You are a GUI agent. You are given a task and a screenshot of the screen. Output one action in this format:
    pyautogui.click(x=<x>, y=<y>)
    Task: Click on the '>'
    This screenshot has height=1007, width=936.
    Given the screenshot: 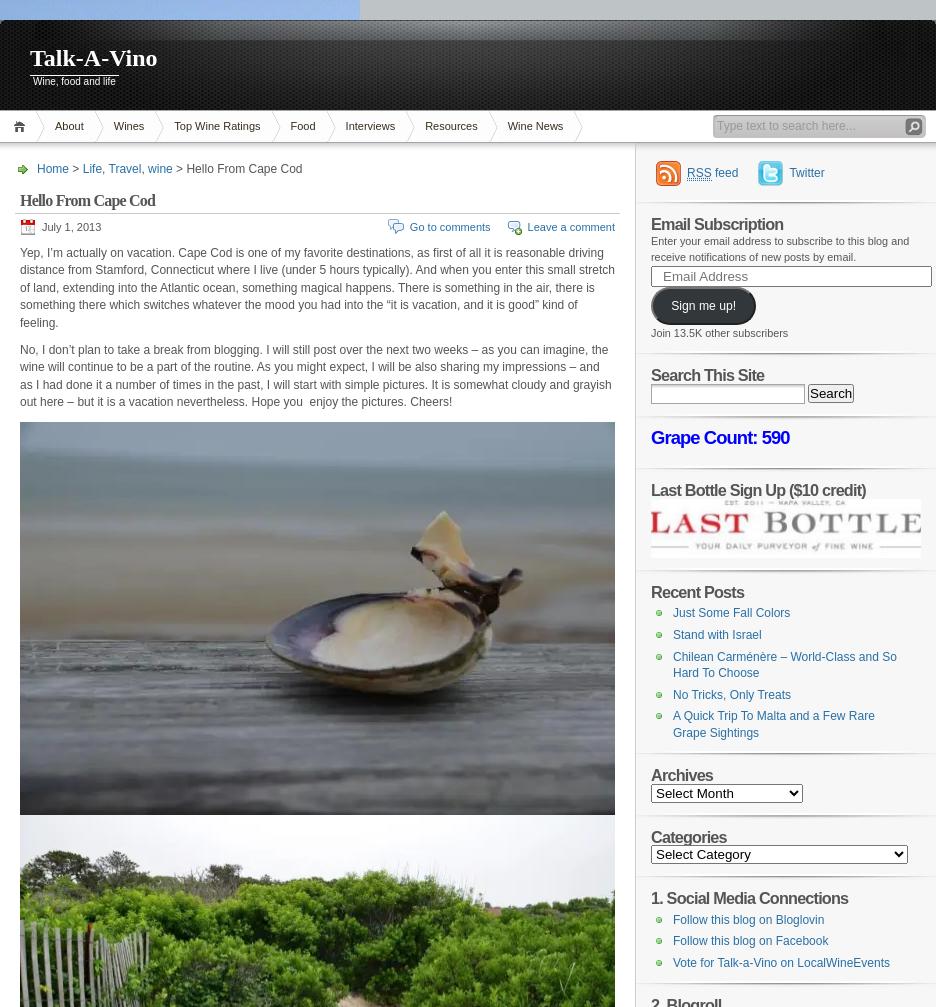 What is the action you would take?
    pyautogui.click(x=75, y=168)
    